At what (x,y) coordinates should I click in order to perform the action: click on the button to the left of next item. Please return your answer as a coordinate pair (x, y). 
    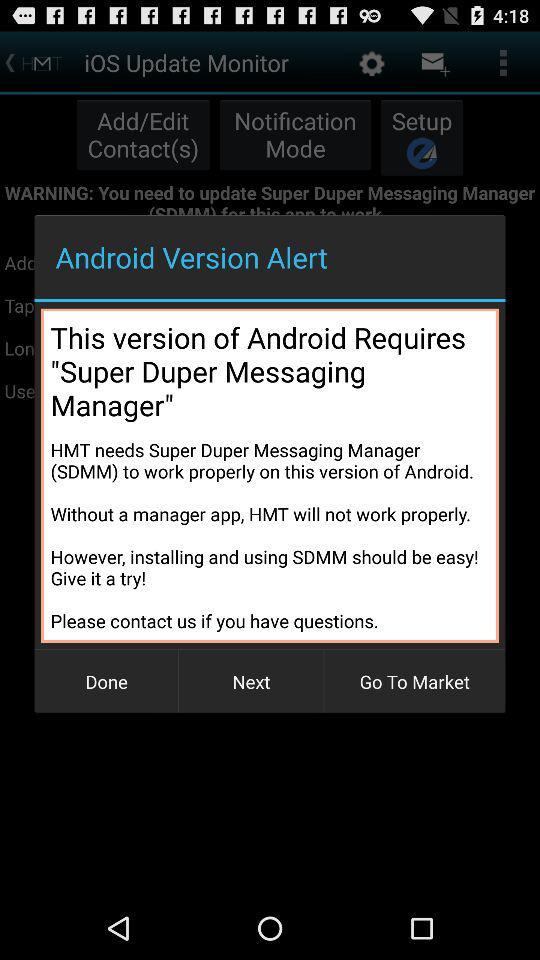
    Looking at the image, I should click on (106, 681).